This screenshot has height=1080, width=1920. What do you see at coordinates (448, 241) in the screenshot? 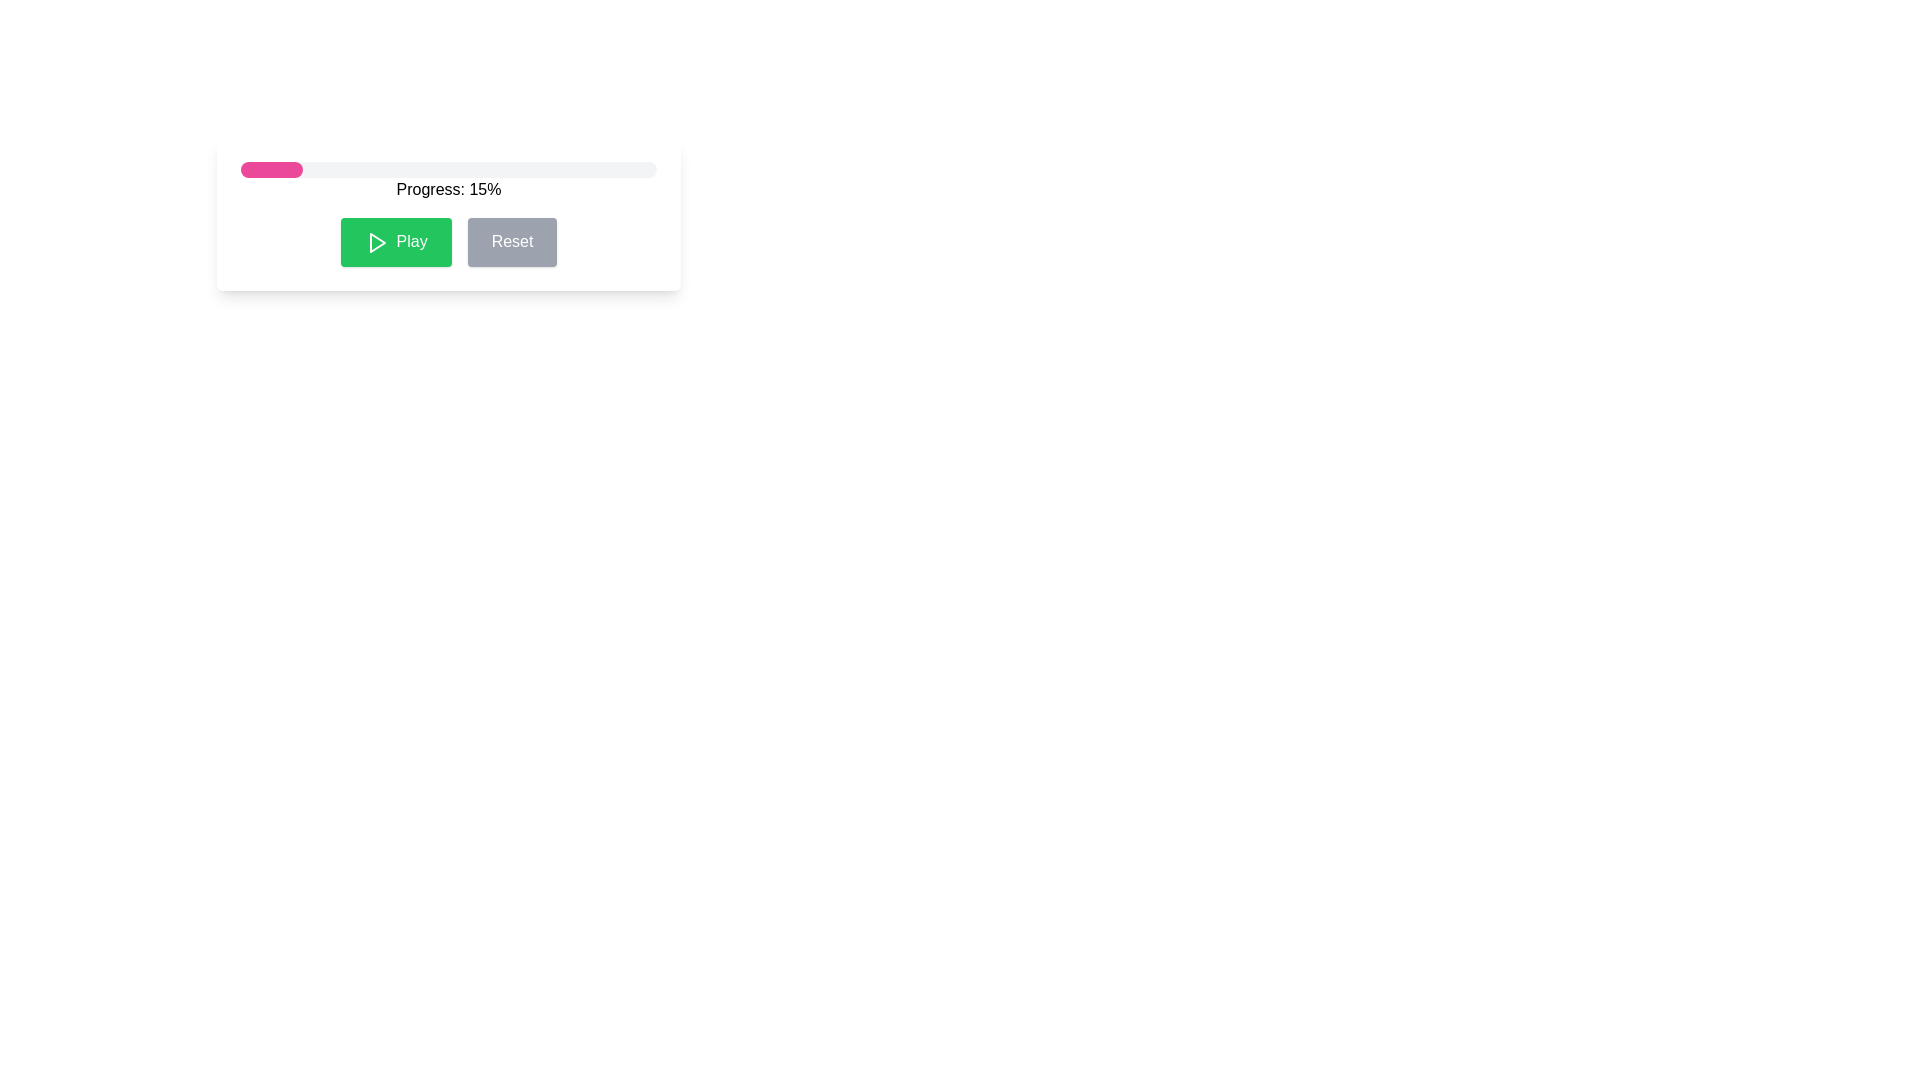
I see `the 'Play' button, which is the left button in a horizontal row at the bottom of the section, to visualize its hover state` at bounding box center [448, 241].